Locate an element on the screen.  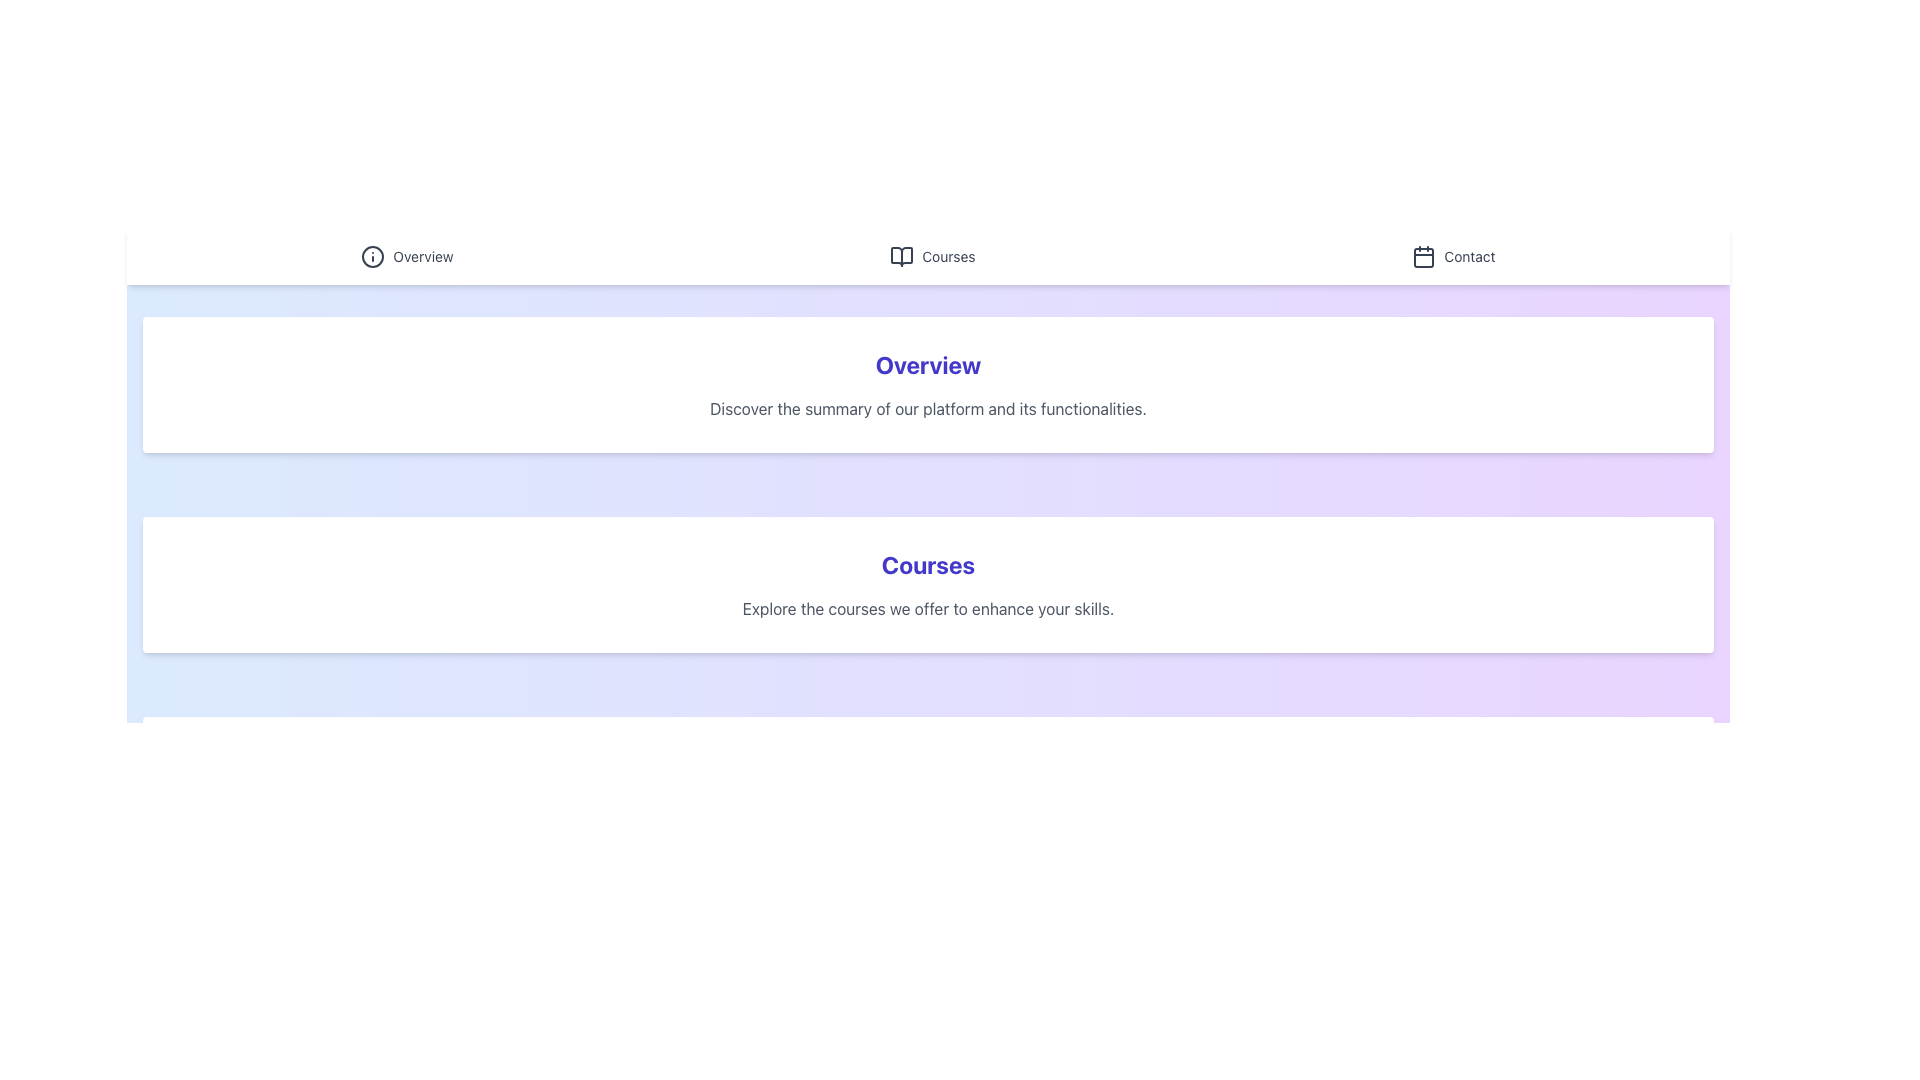
the SVG graphic icon representing an open book located in the navigation bar is located at coordinates (901, 256).